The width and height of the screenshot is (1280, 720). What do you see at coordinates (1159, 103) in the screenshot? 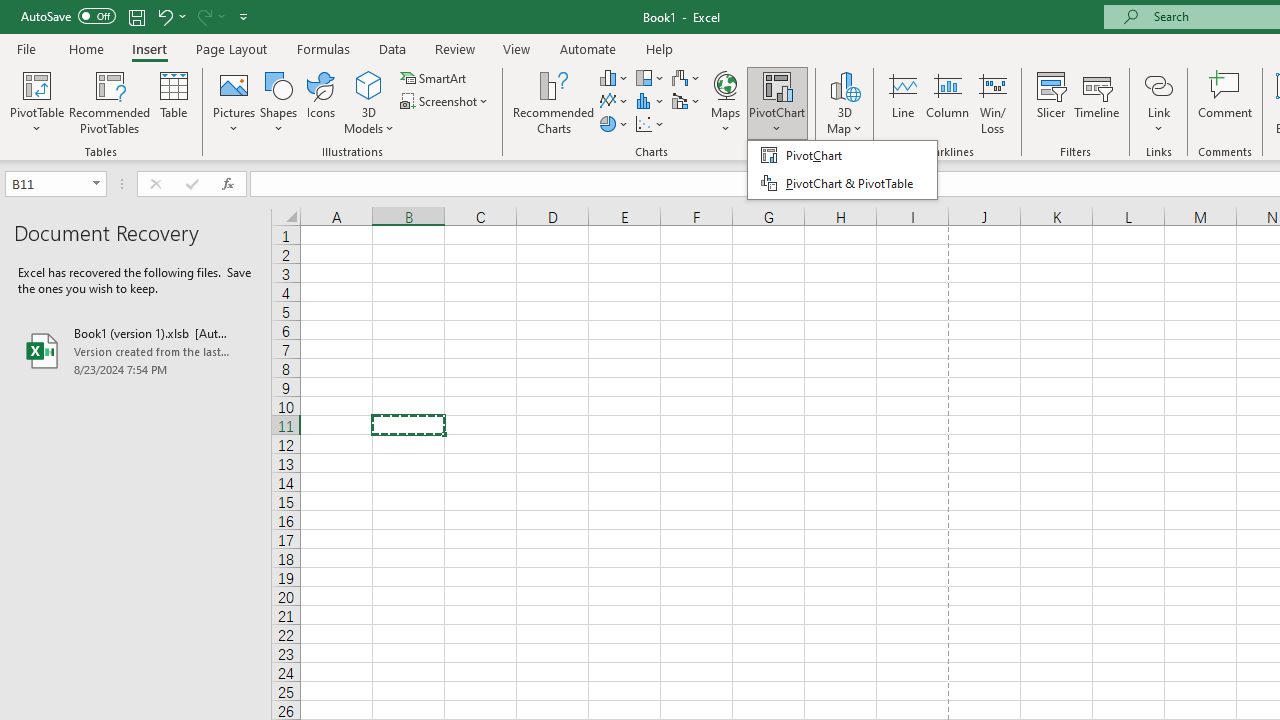
I see `'Link'` at bounding box center [1159, 103].